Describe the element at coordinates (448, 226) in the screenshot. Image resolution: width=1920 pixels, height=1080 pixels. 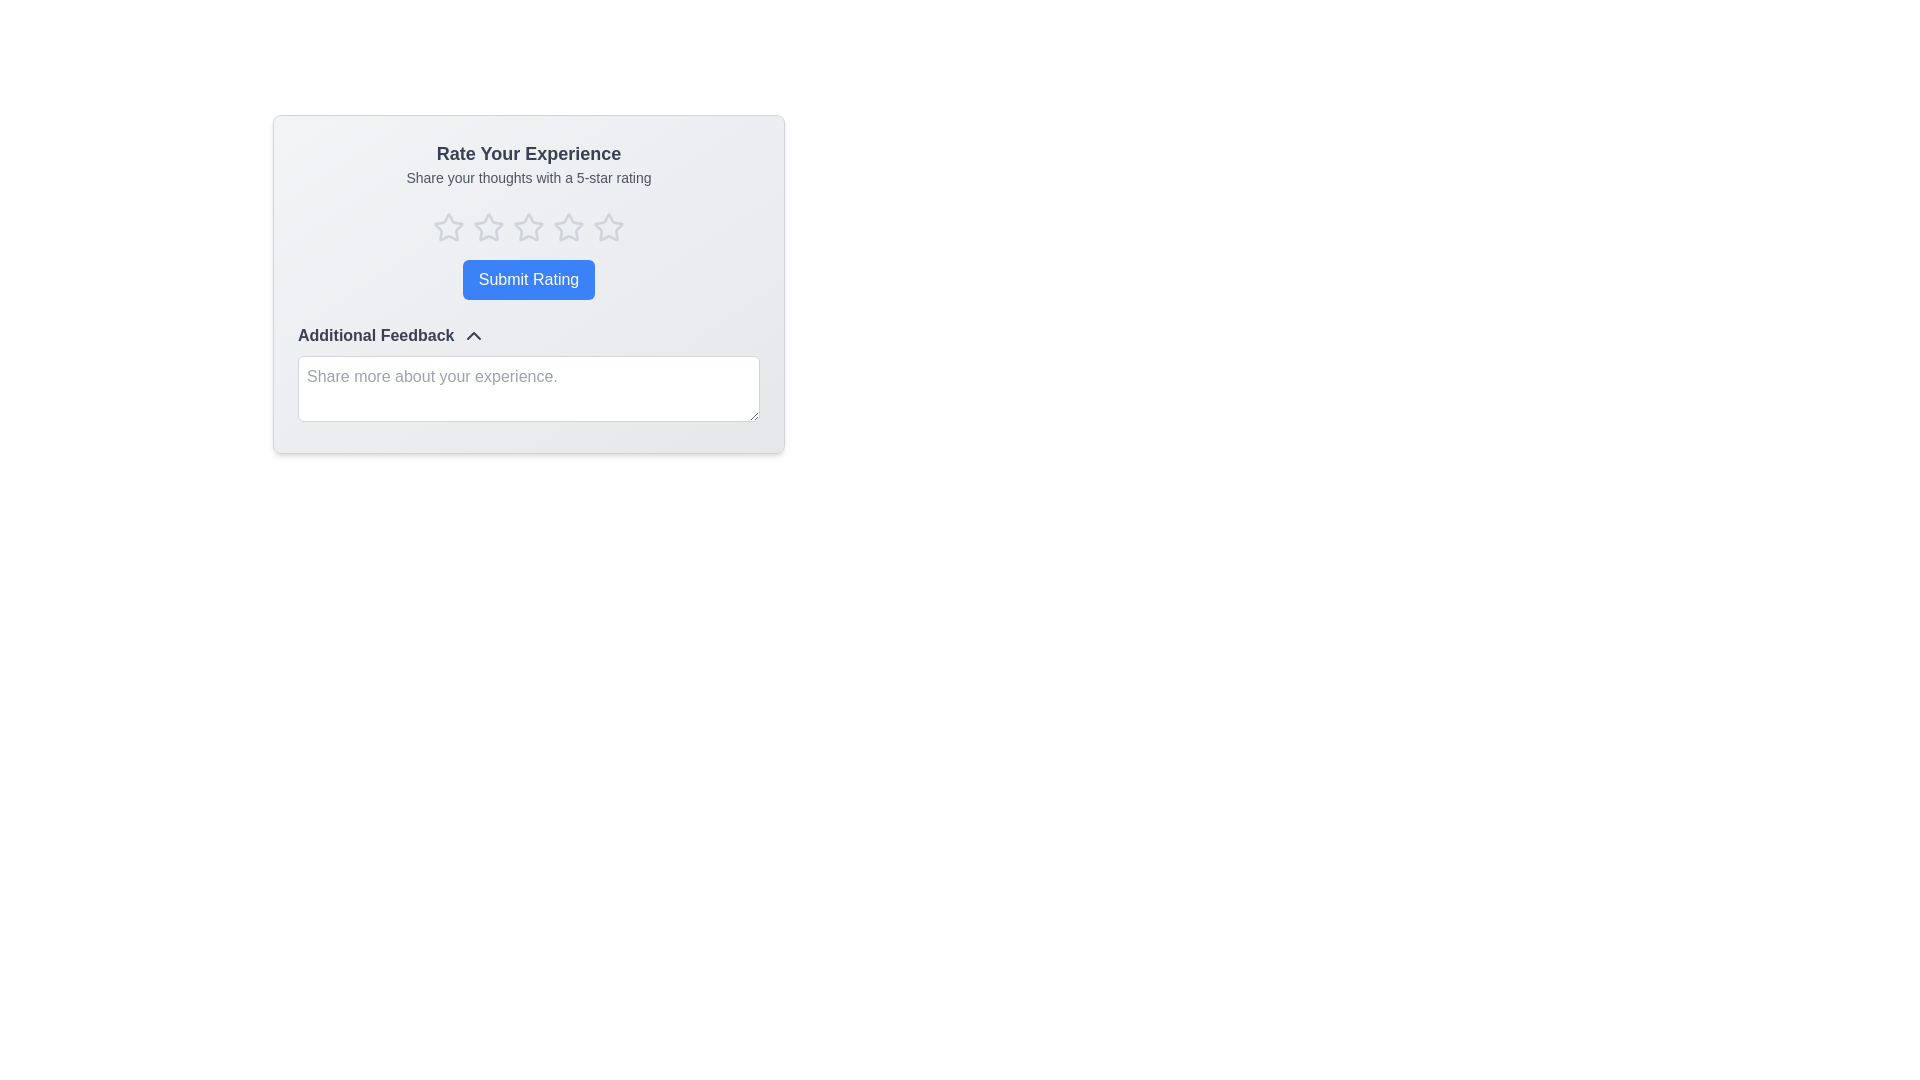
I see `the first star icon in a horizontal series of five, which is outlined in light gray and has a hollow interior` at that location.